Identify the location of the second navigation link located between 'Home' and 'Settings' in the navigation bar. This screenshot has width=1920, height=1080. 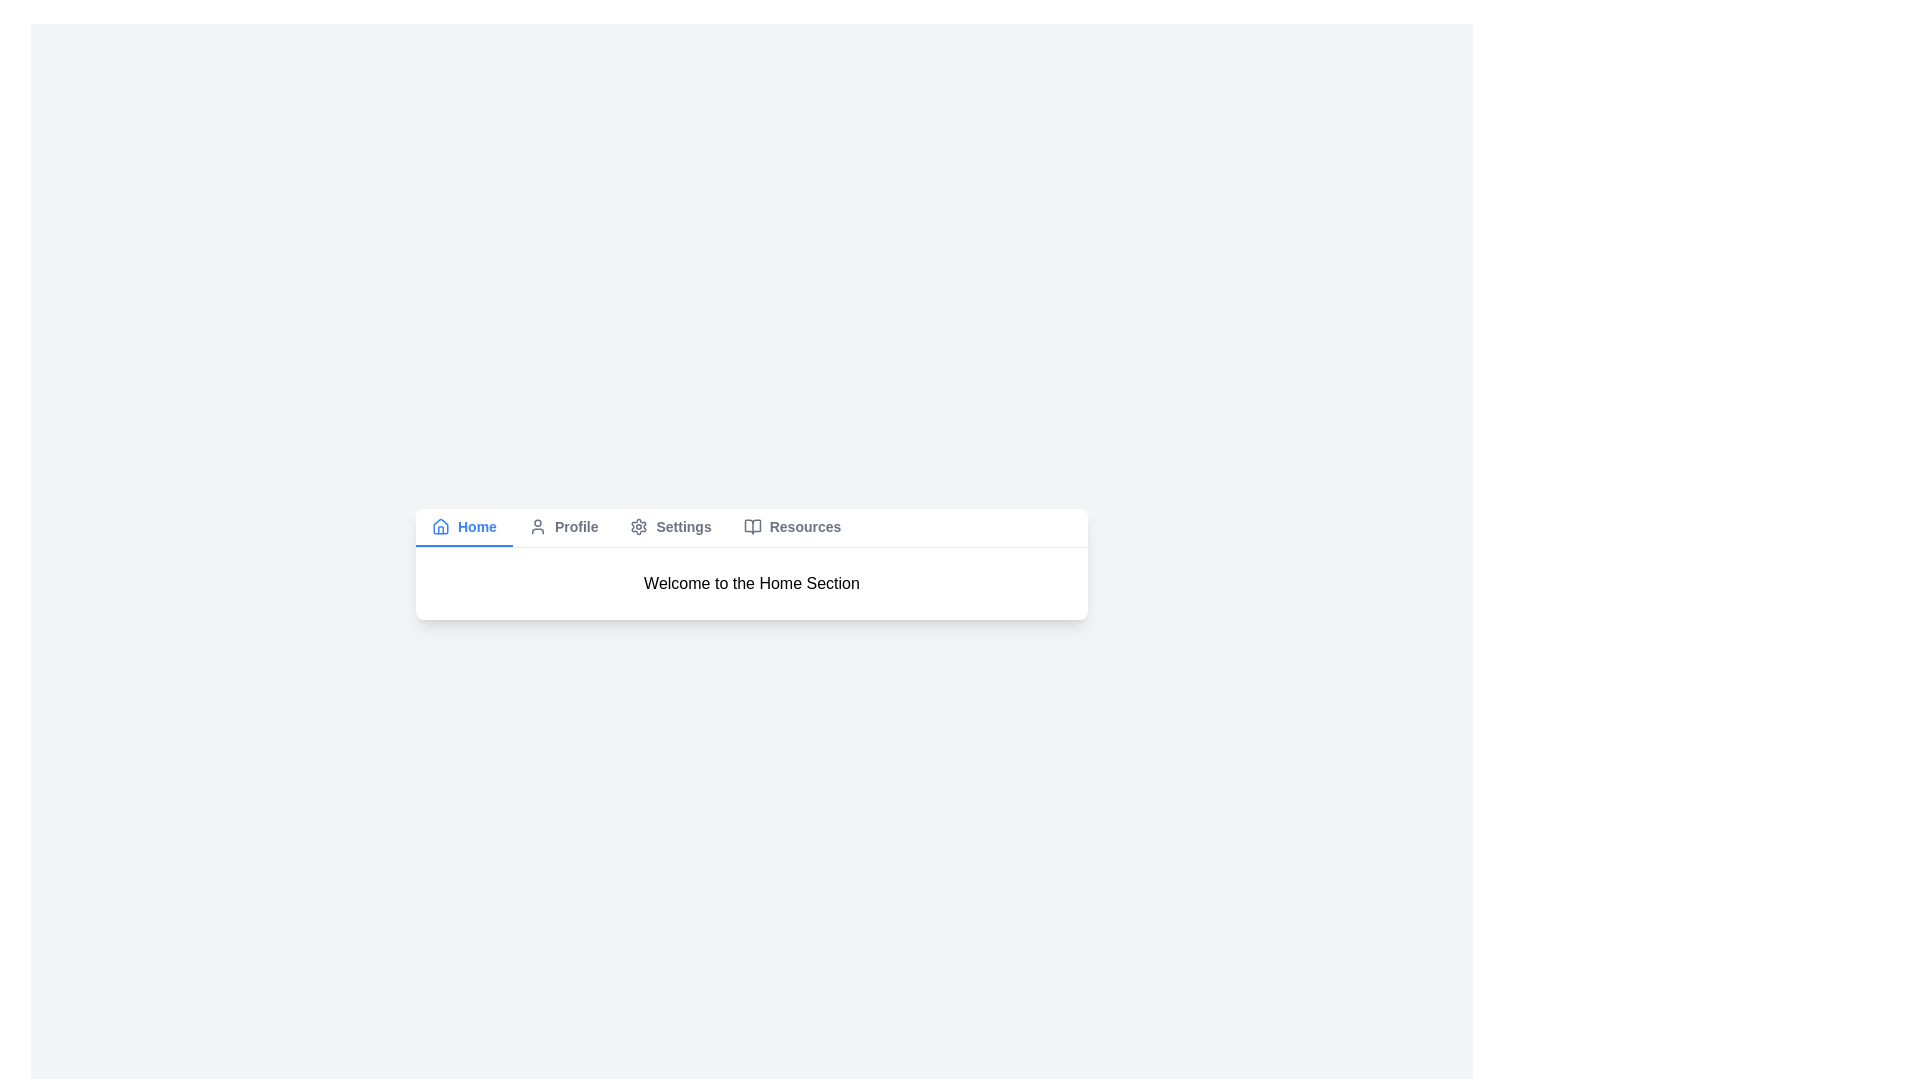
(562, 526).